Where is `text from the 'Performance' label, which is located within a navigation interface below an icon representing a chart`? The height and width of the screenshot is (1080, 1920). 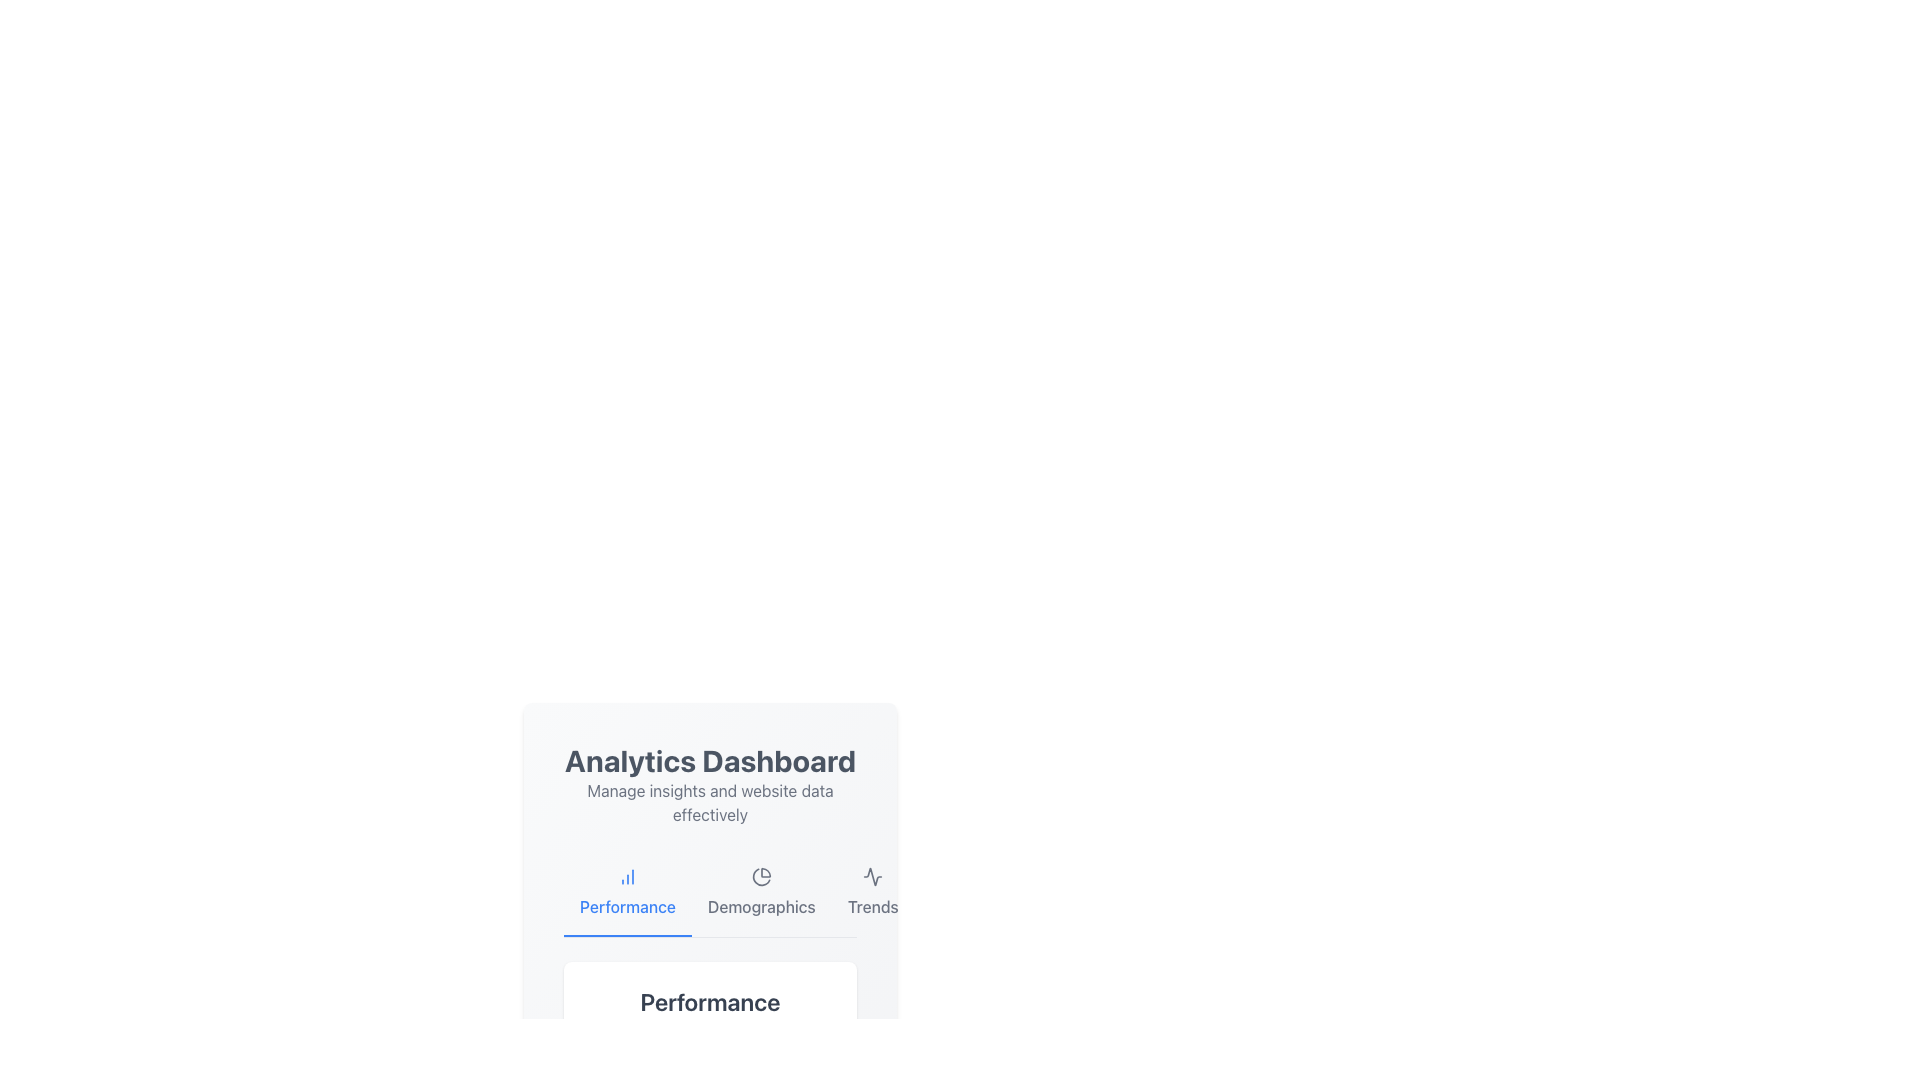 text from the 'Performance' label, which is located within a navigation interface below an icon representing a chart is located at coordinates (627, 906).